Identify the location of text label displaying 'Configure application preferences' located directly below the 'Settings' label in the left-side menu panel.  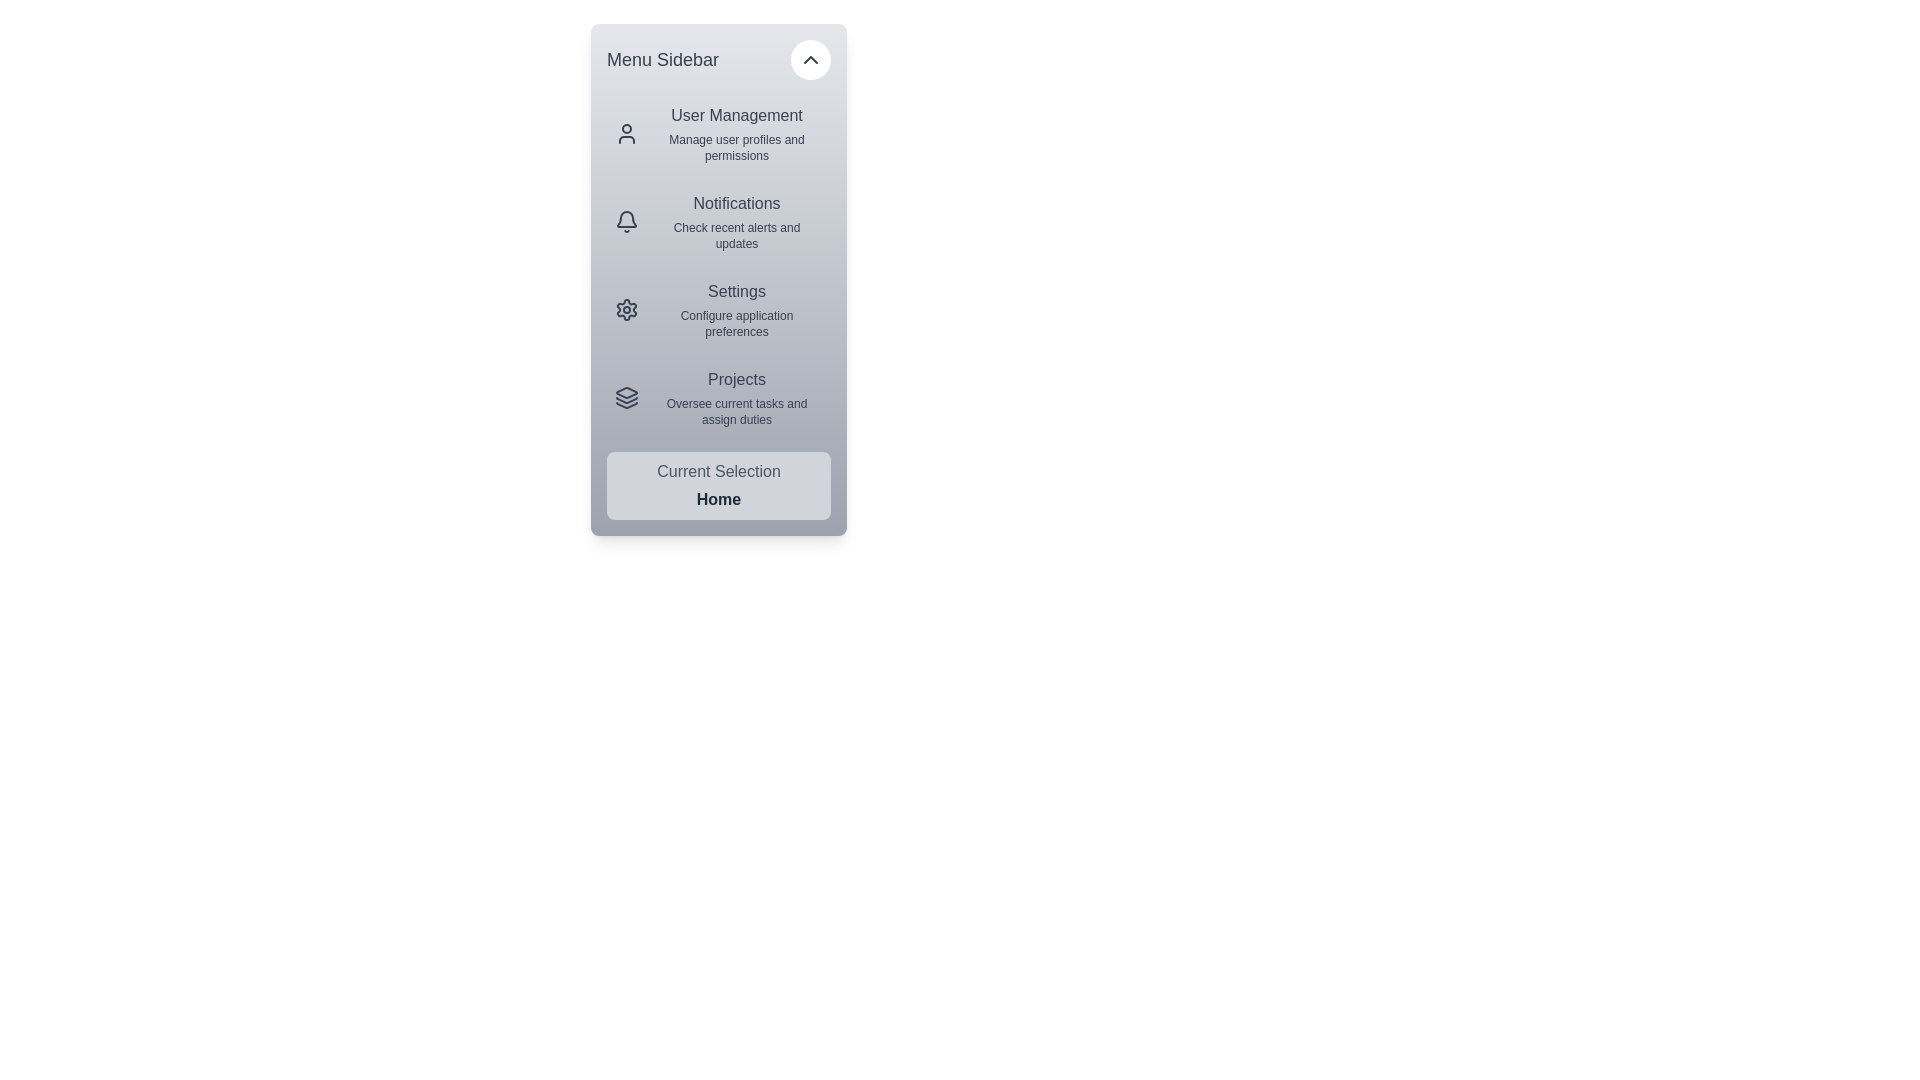
(736, 323).